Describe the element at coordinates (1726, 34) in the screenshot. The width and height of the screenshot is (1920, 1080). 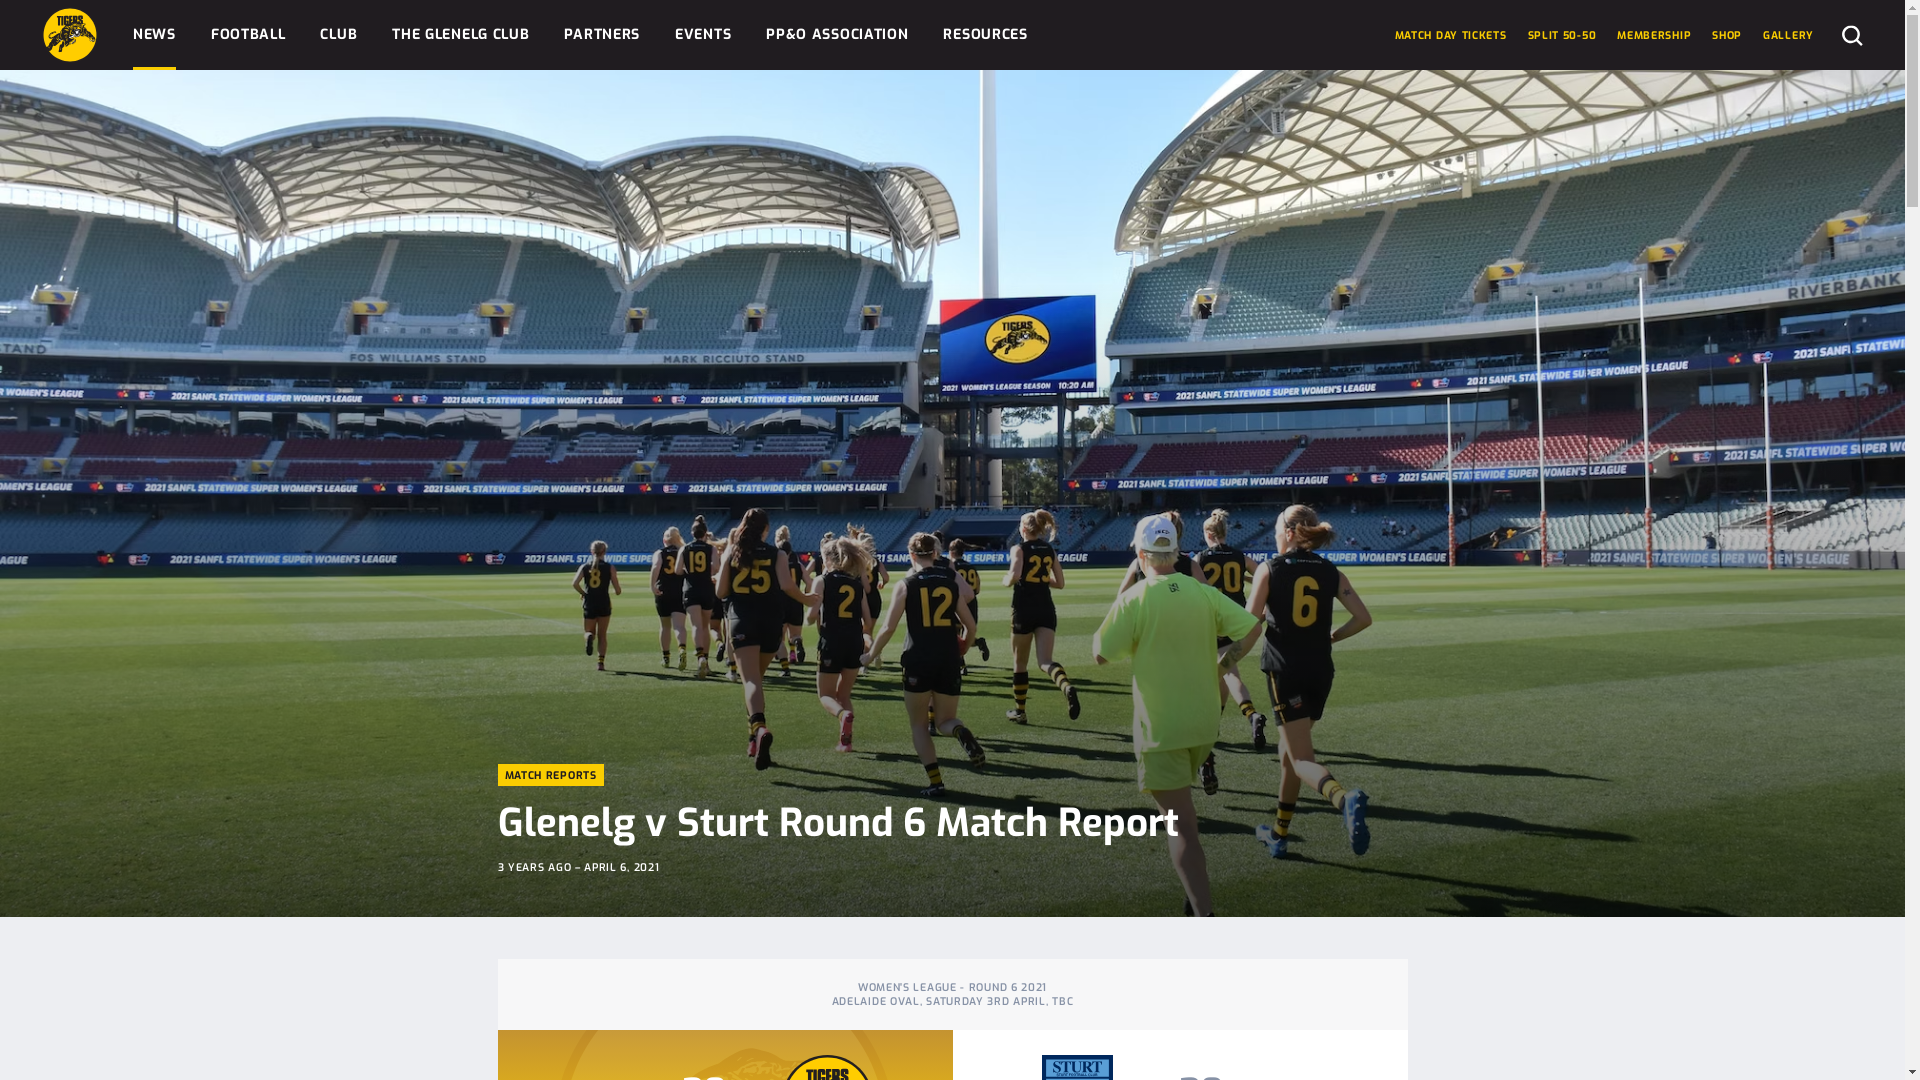
I see `'SHOP'` at that location.